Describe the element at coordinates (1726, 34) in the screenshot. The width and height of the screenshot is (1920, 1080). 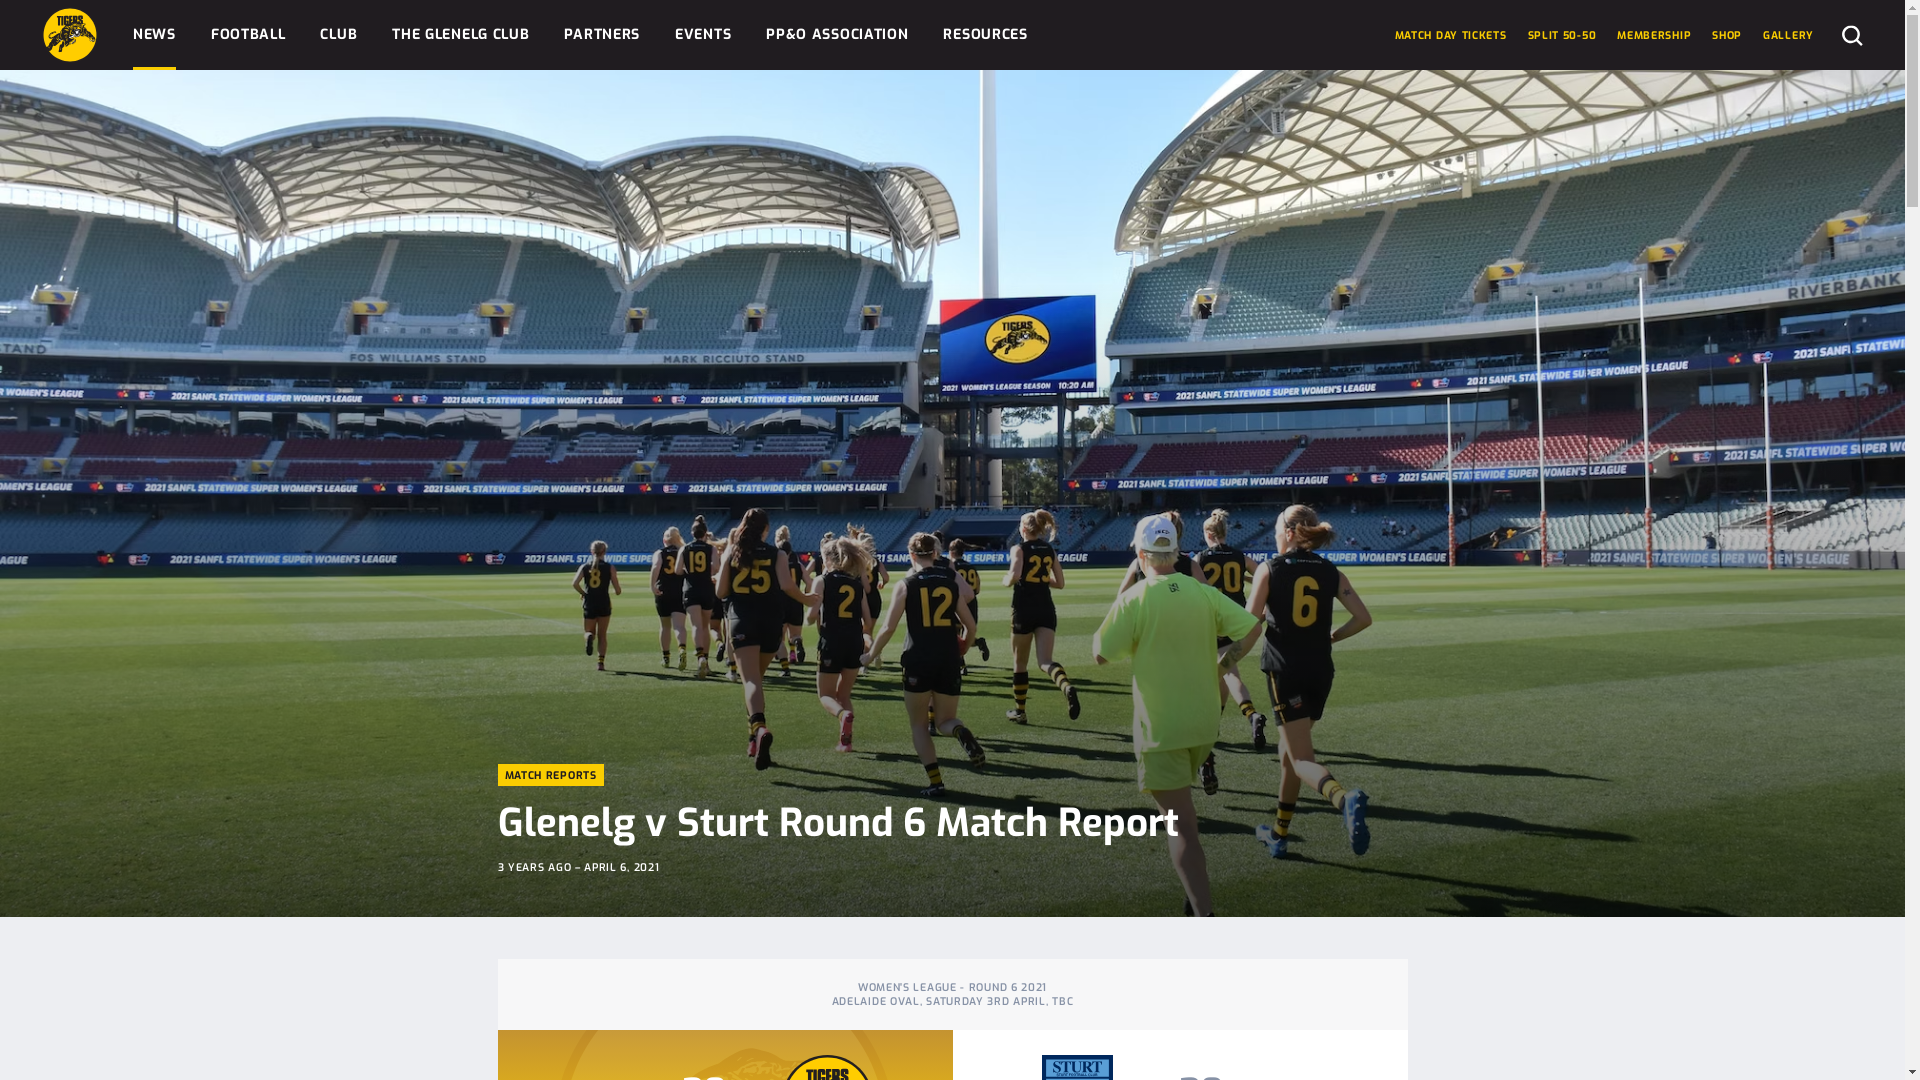
I see `'SHOP'` at that location.